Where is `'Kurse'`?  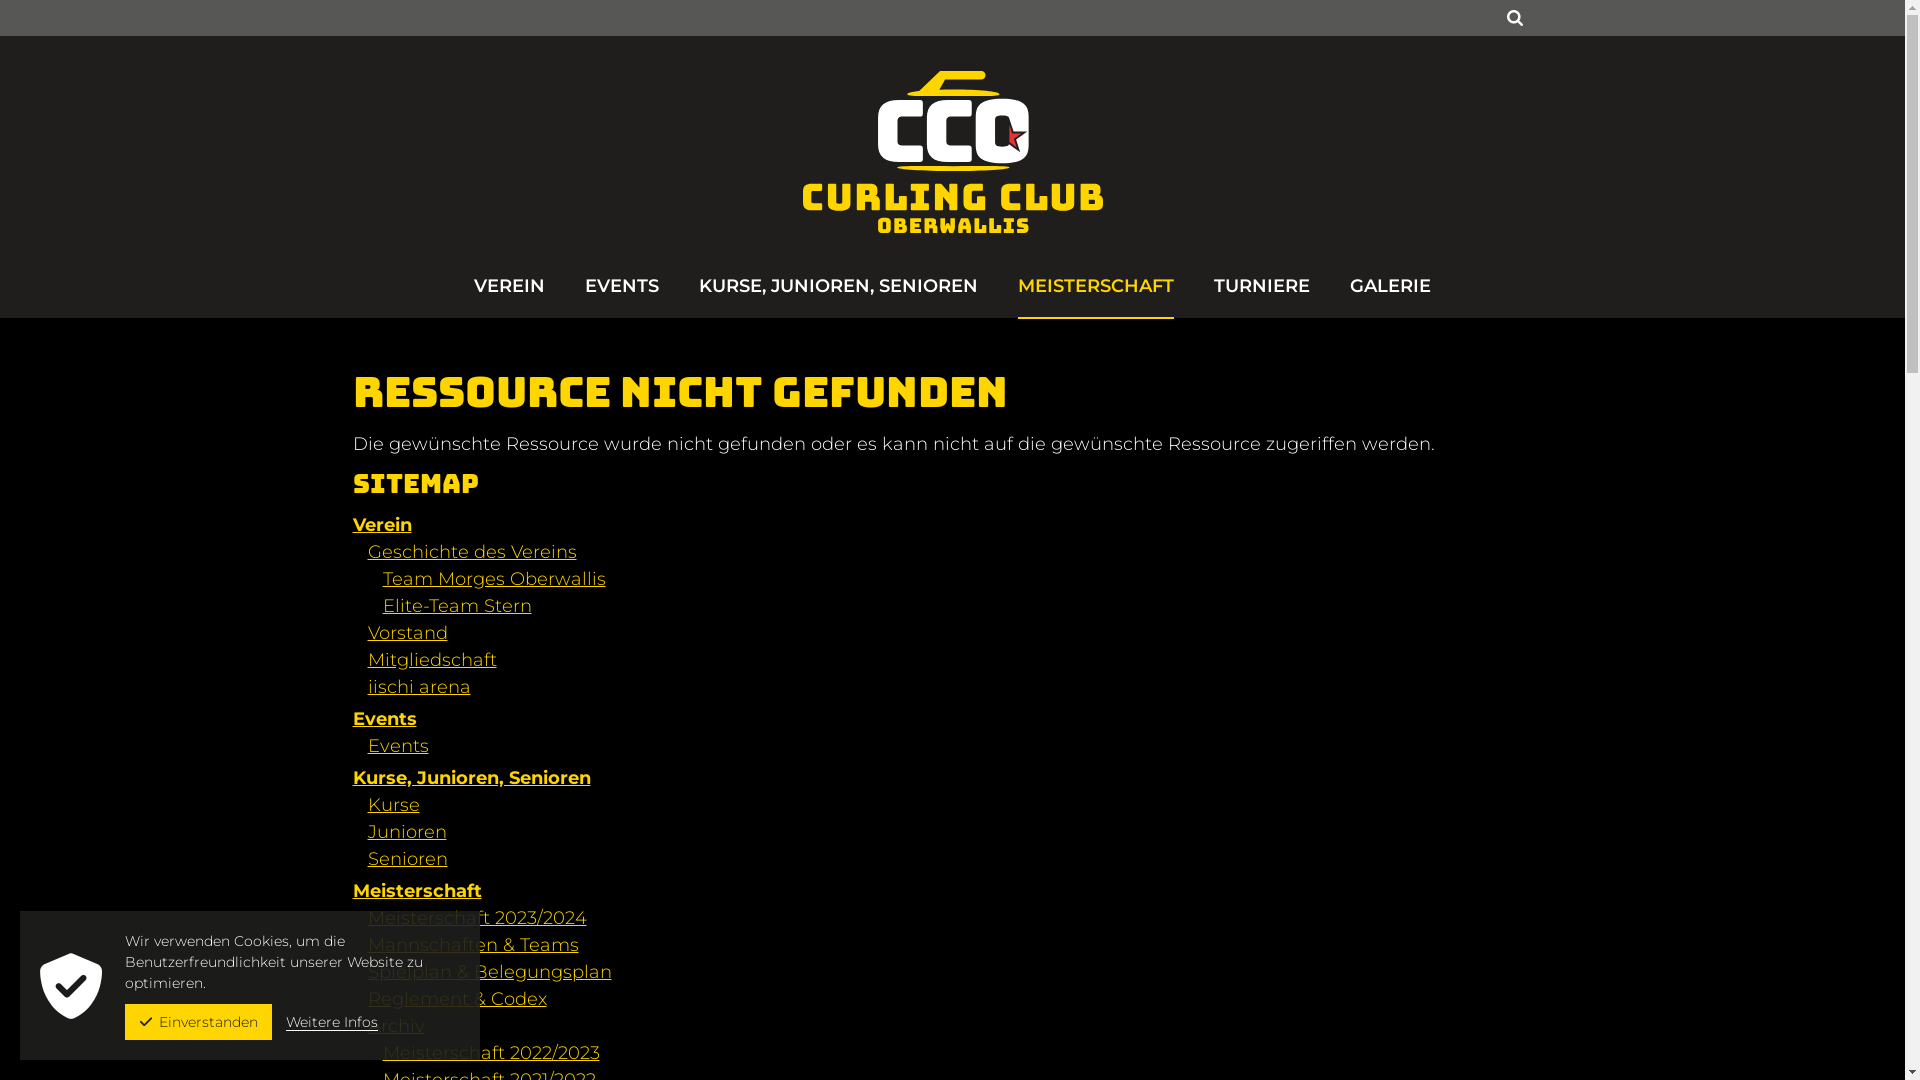
'Kurse' is located at coordinates (393, 804).